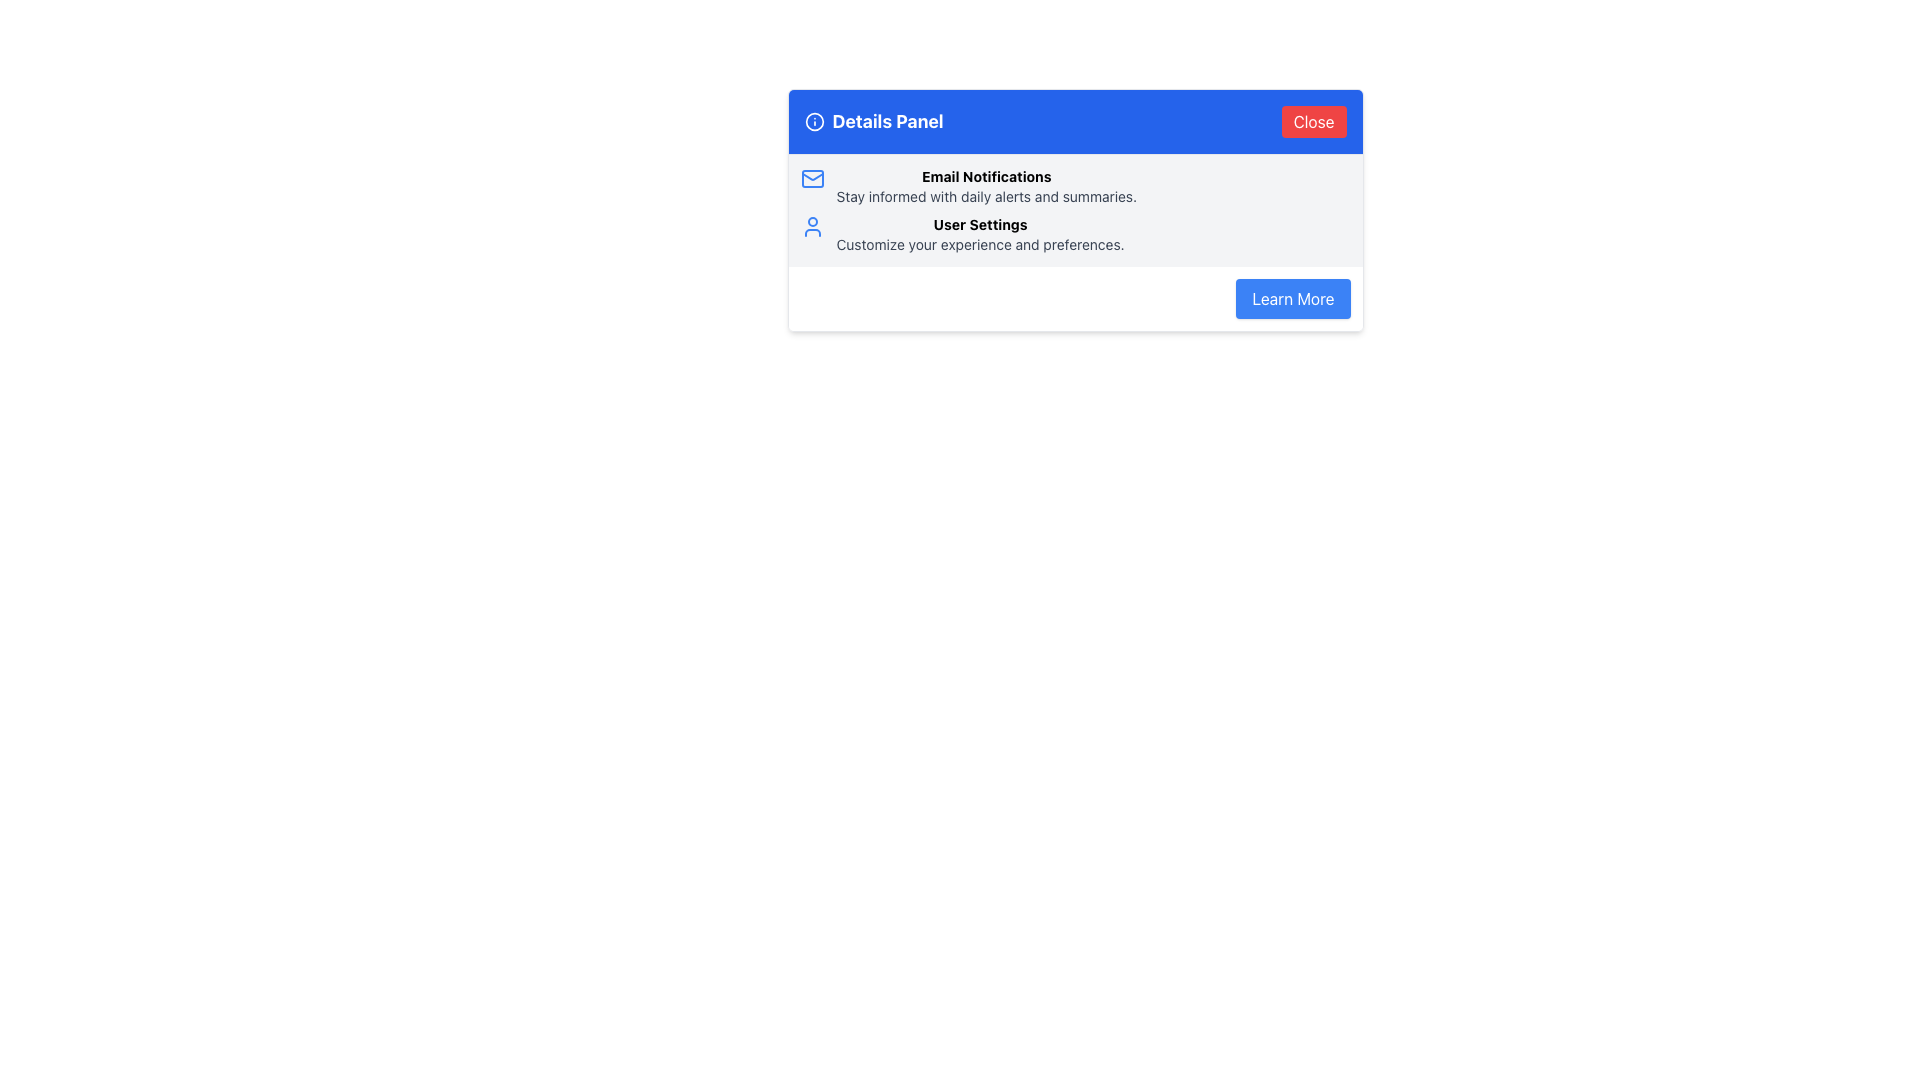 Image resolution: width=1920 pixels, height=1080 pixels. Describe the element at coordinates (986, 186) in the screenshot. I see `the Text Block that displays 'Email Notifications' in bold black font, located within the 'Details Panel' under the blue header` at that location.